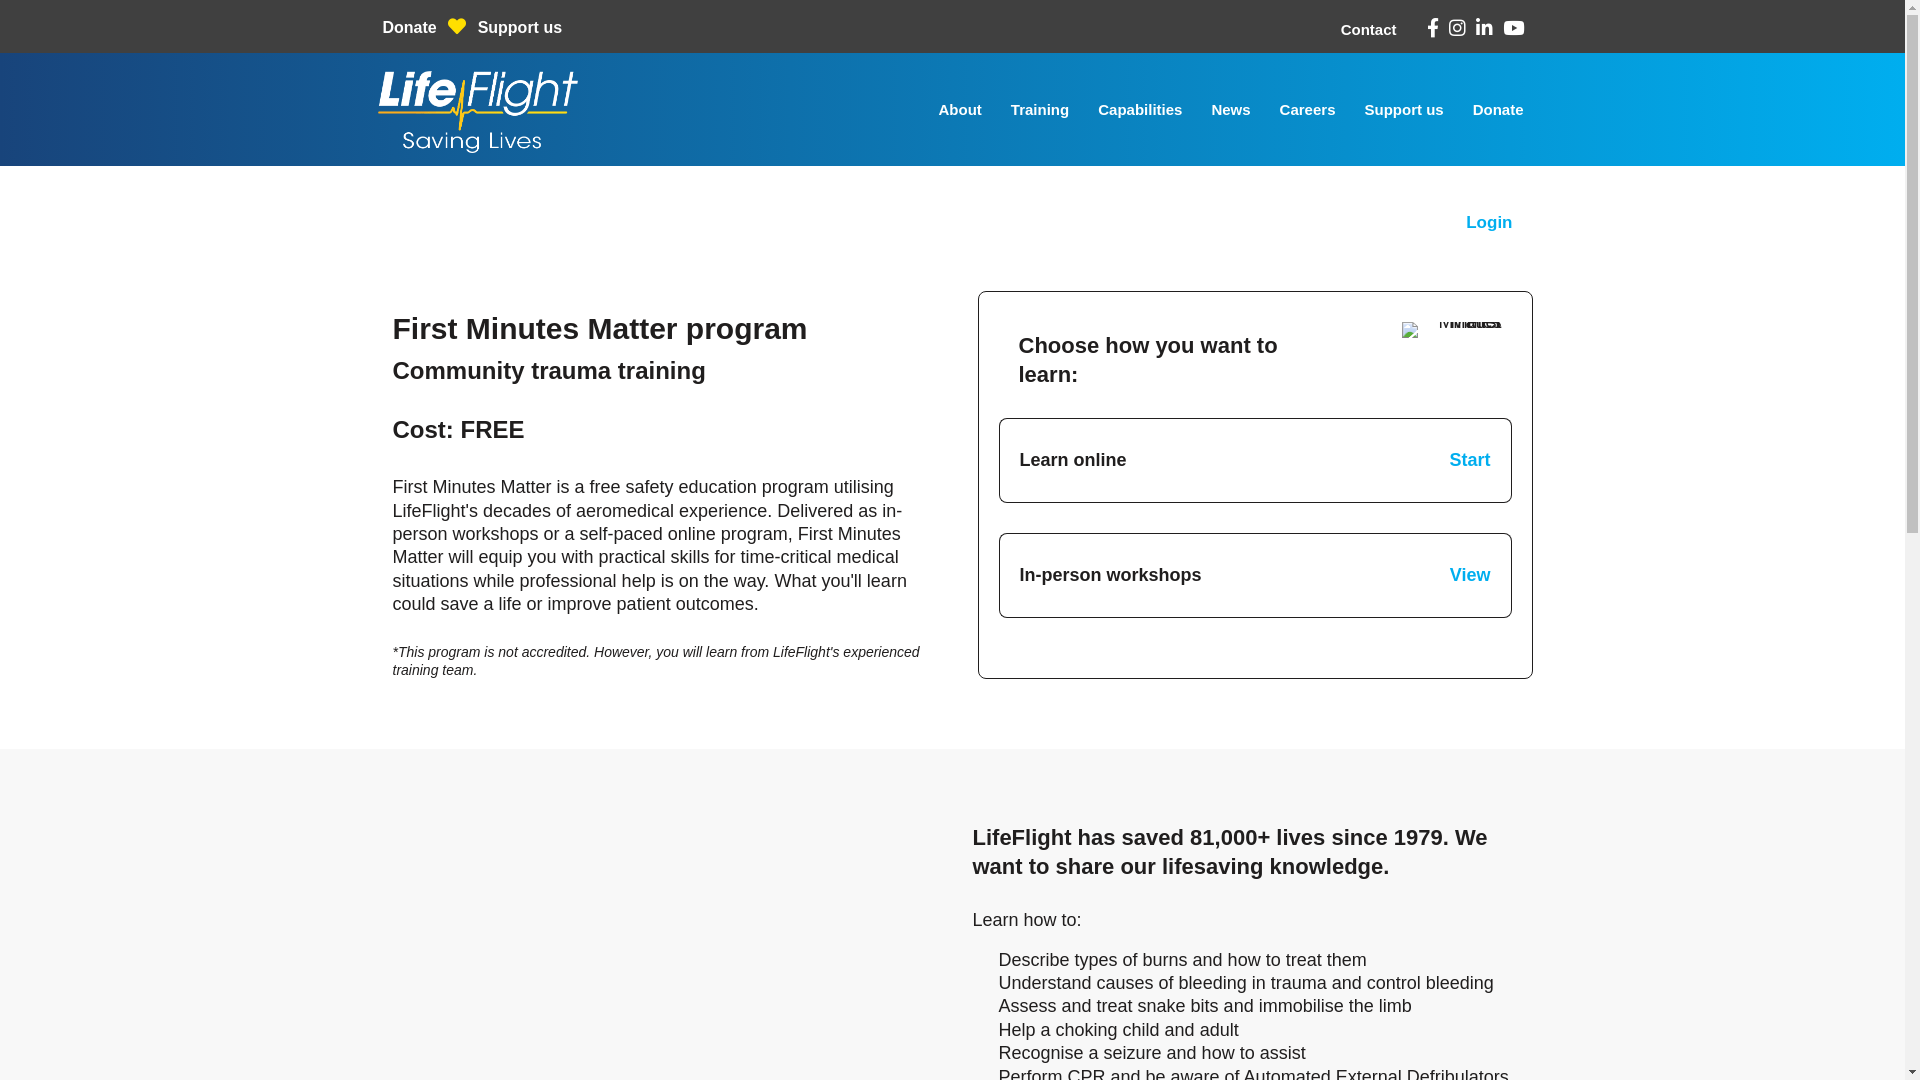 This screenshot has width=1920, height=1080. Describe the element at coordinates (1512, 28) in the screenshot. I see `'Follow on YouTube'` at that location.